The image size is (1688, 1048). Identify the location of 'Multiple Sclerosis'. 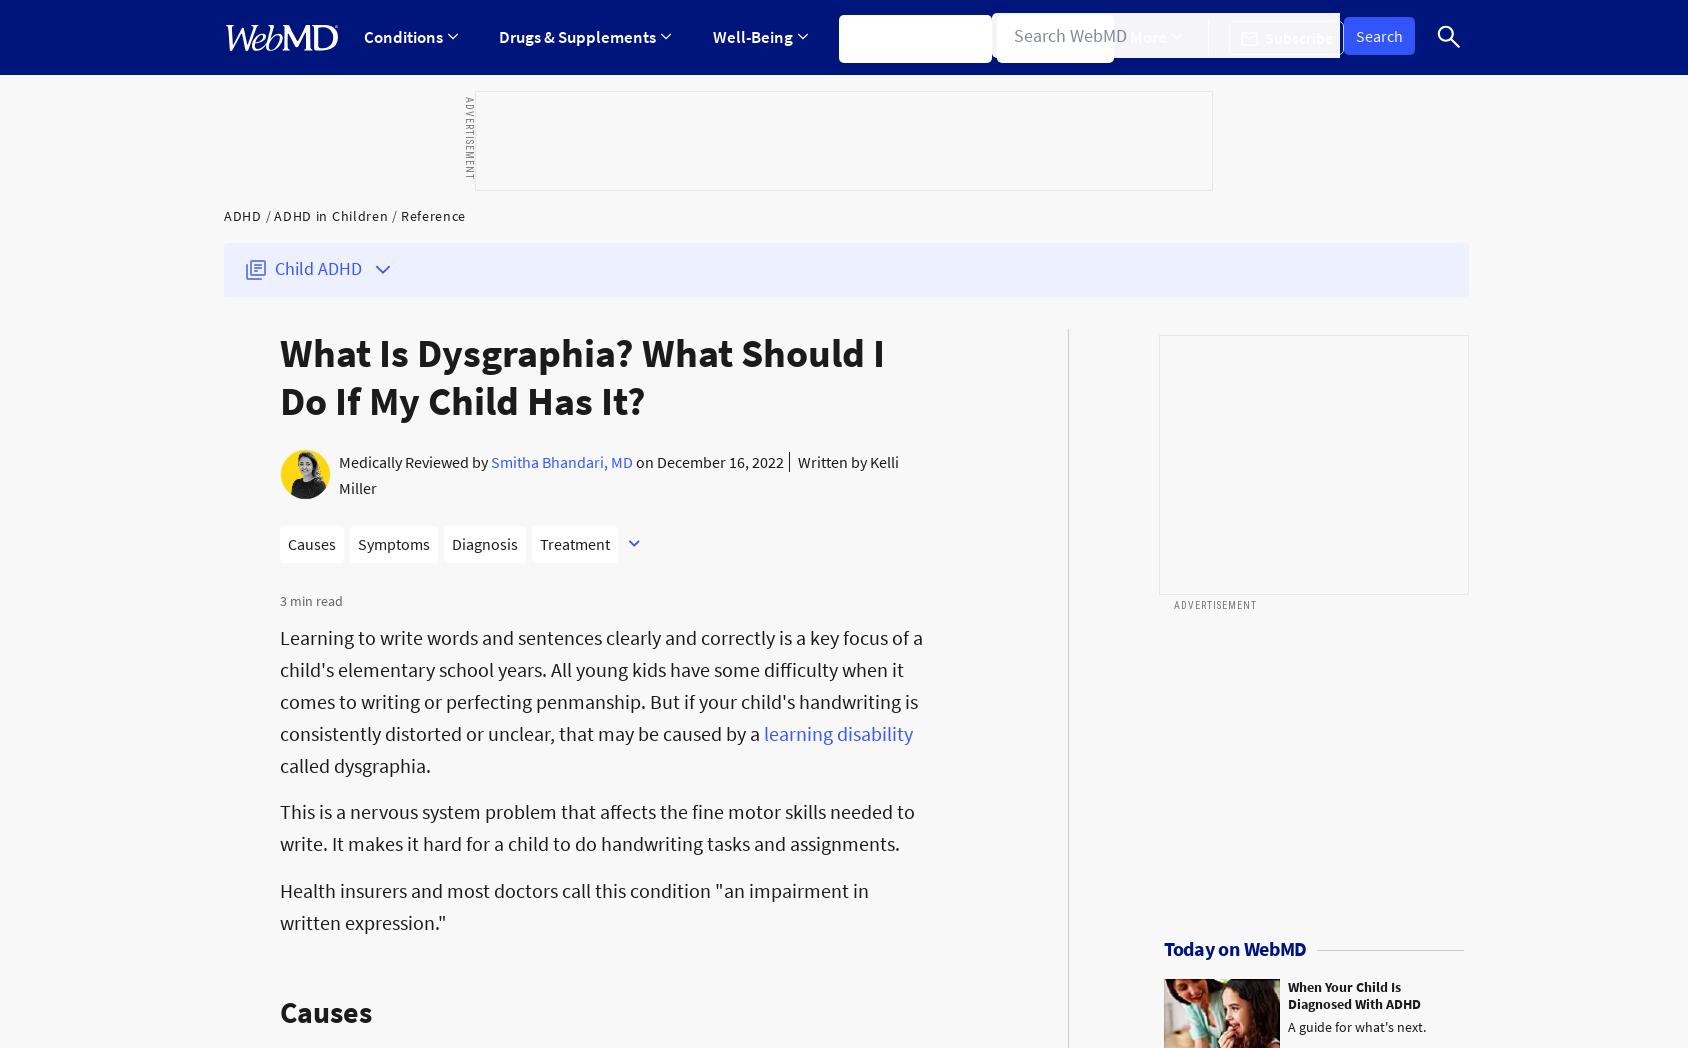
(784, 262).